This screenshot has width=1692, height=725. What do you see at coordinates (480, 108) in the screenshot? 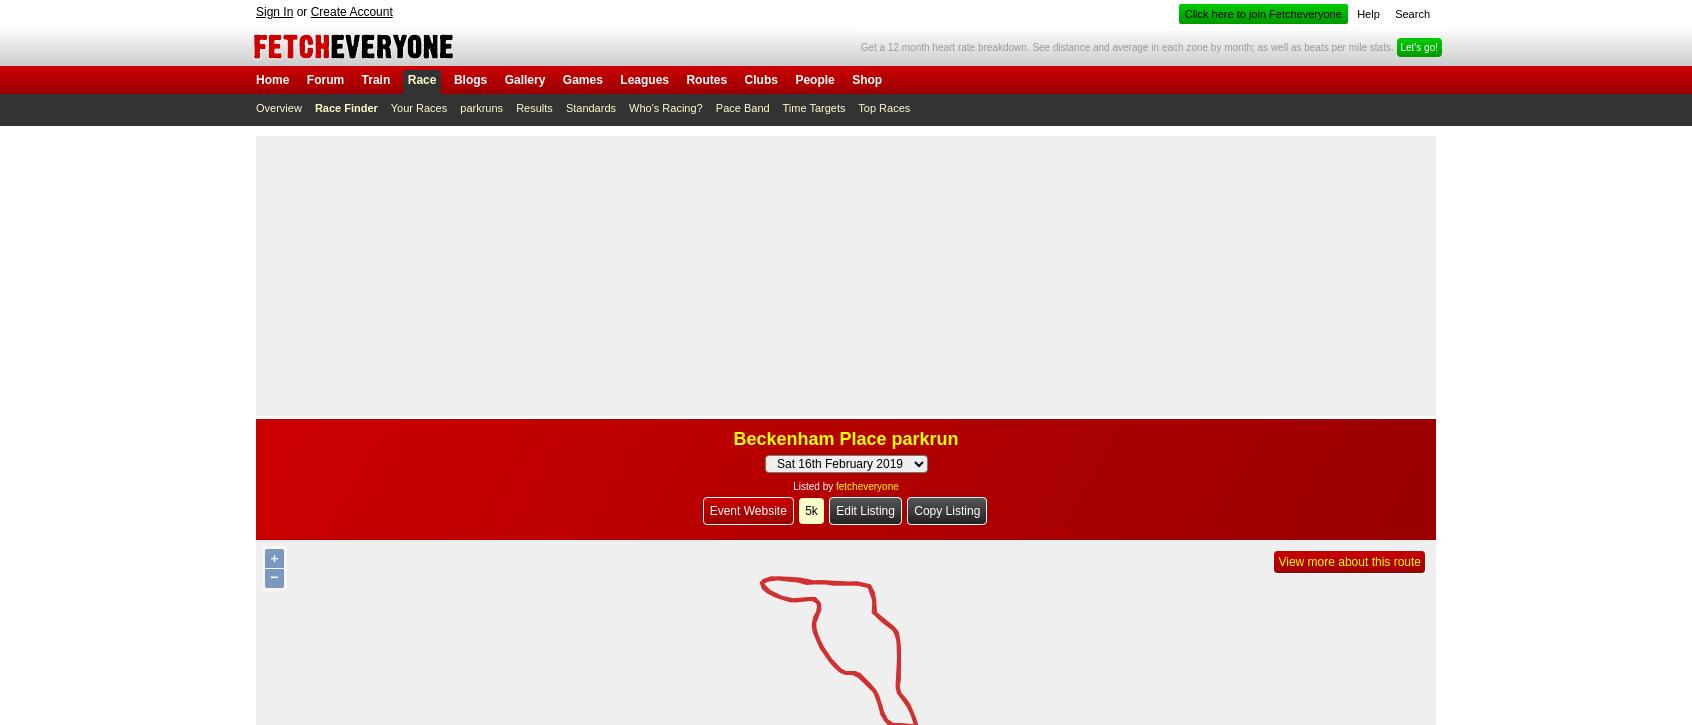
I see `'parkruns'` at bounding box center [480, 108].